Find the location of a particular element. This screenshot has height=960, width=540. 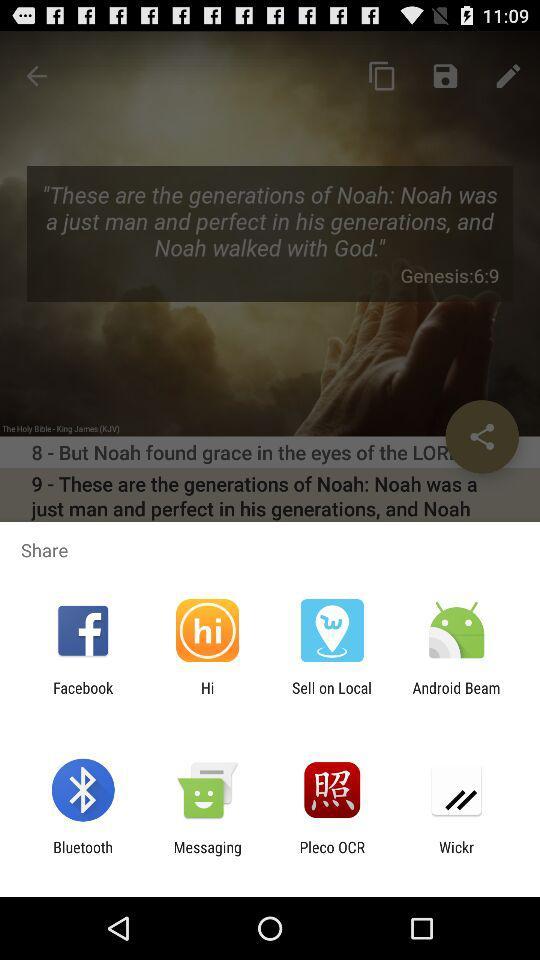

icon to the right of the messaging is located at coordinates (332, 855).